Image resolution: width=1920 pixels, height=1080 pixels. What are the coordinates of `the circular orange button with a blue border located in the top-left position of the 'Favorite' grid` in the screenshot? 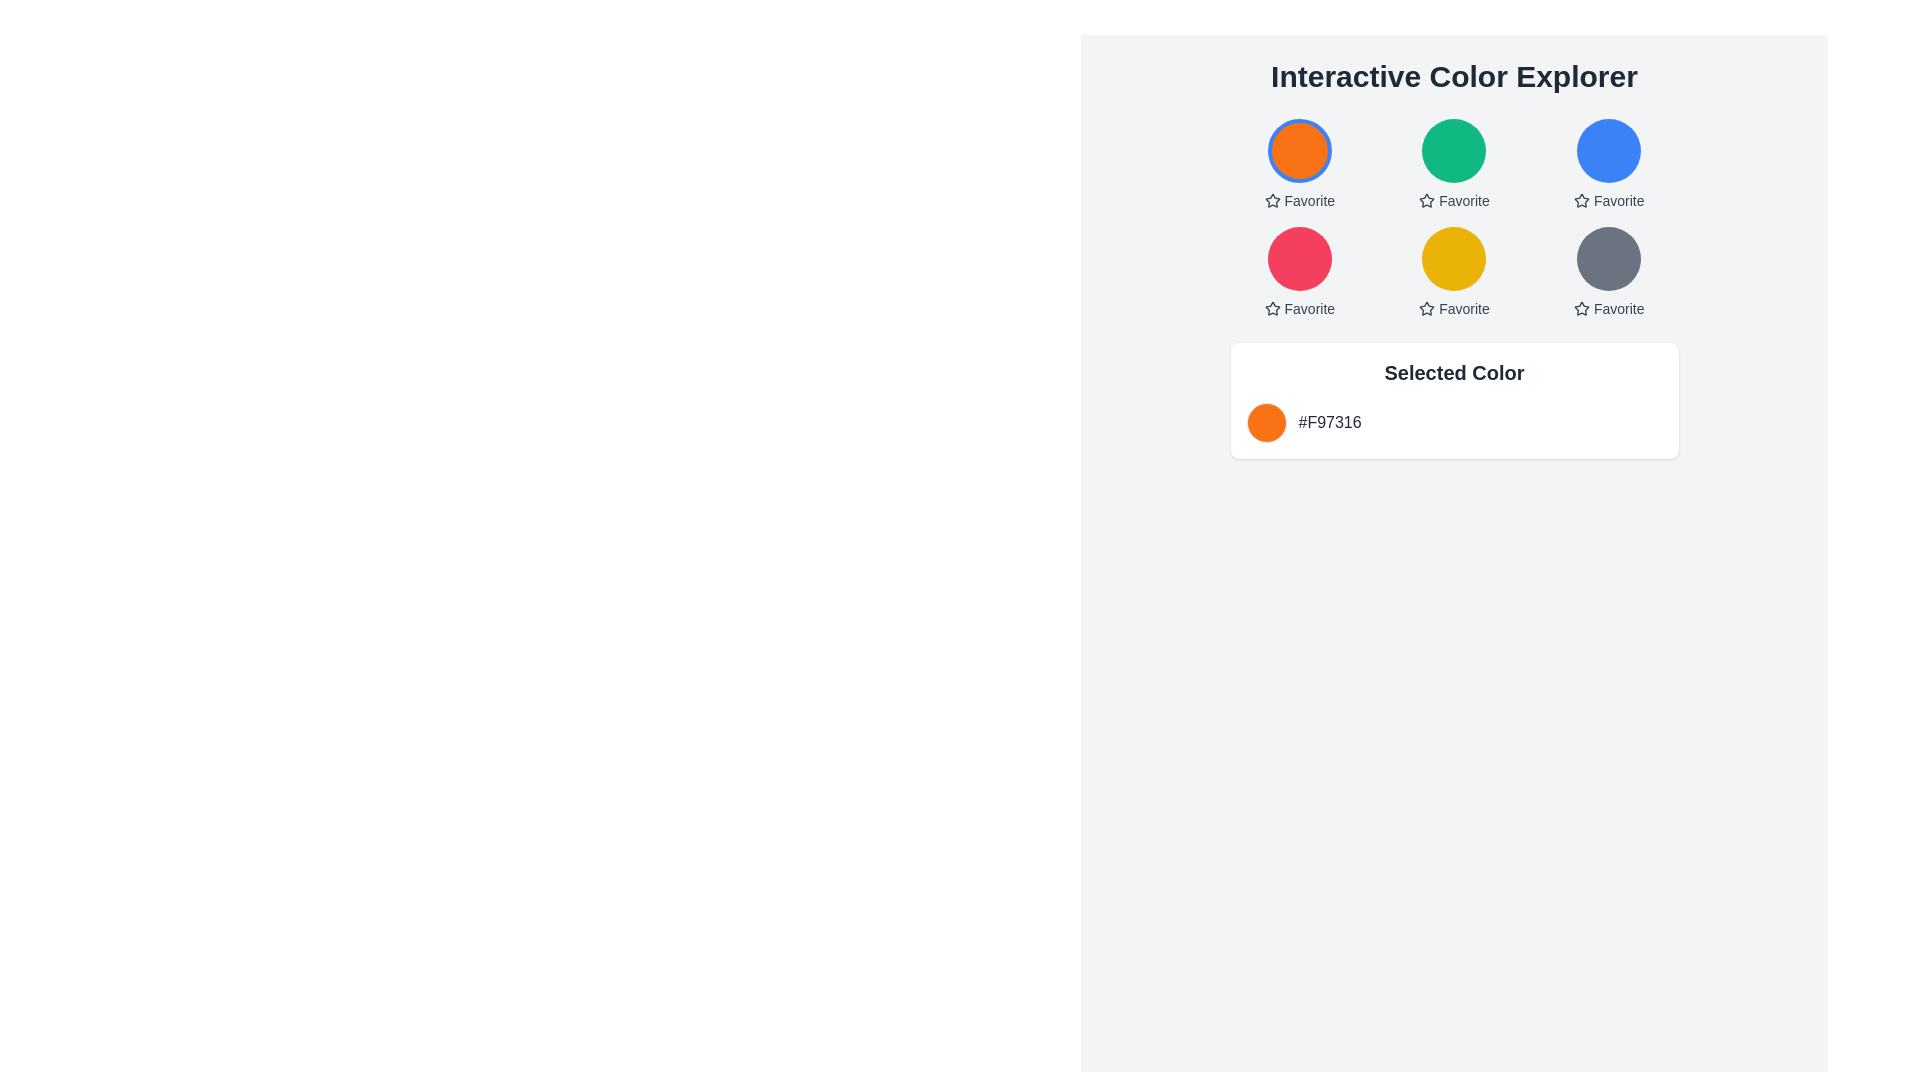 It's located at (1299, 149).